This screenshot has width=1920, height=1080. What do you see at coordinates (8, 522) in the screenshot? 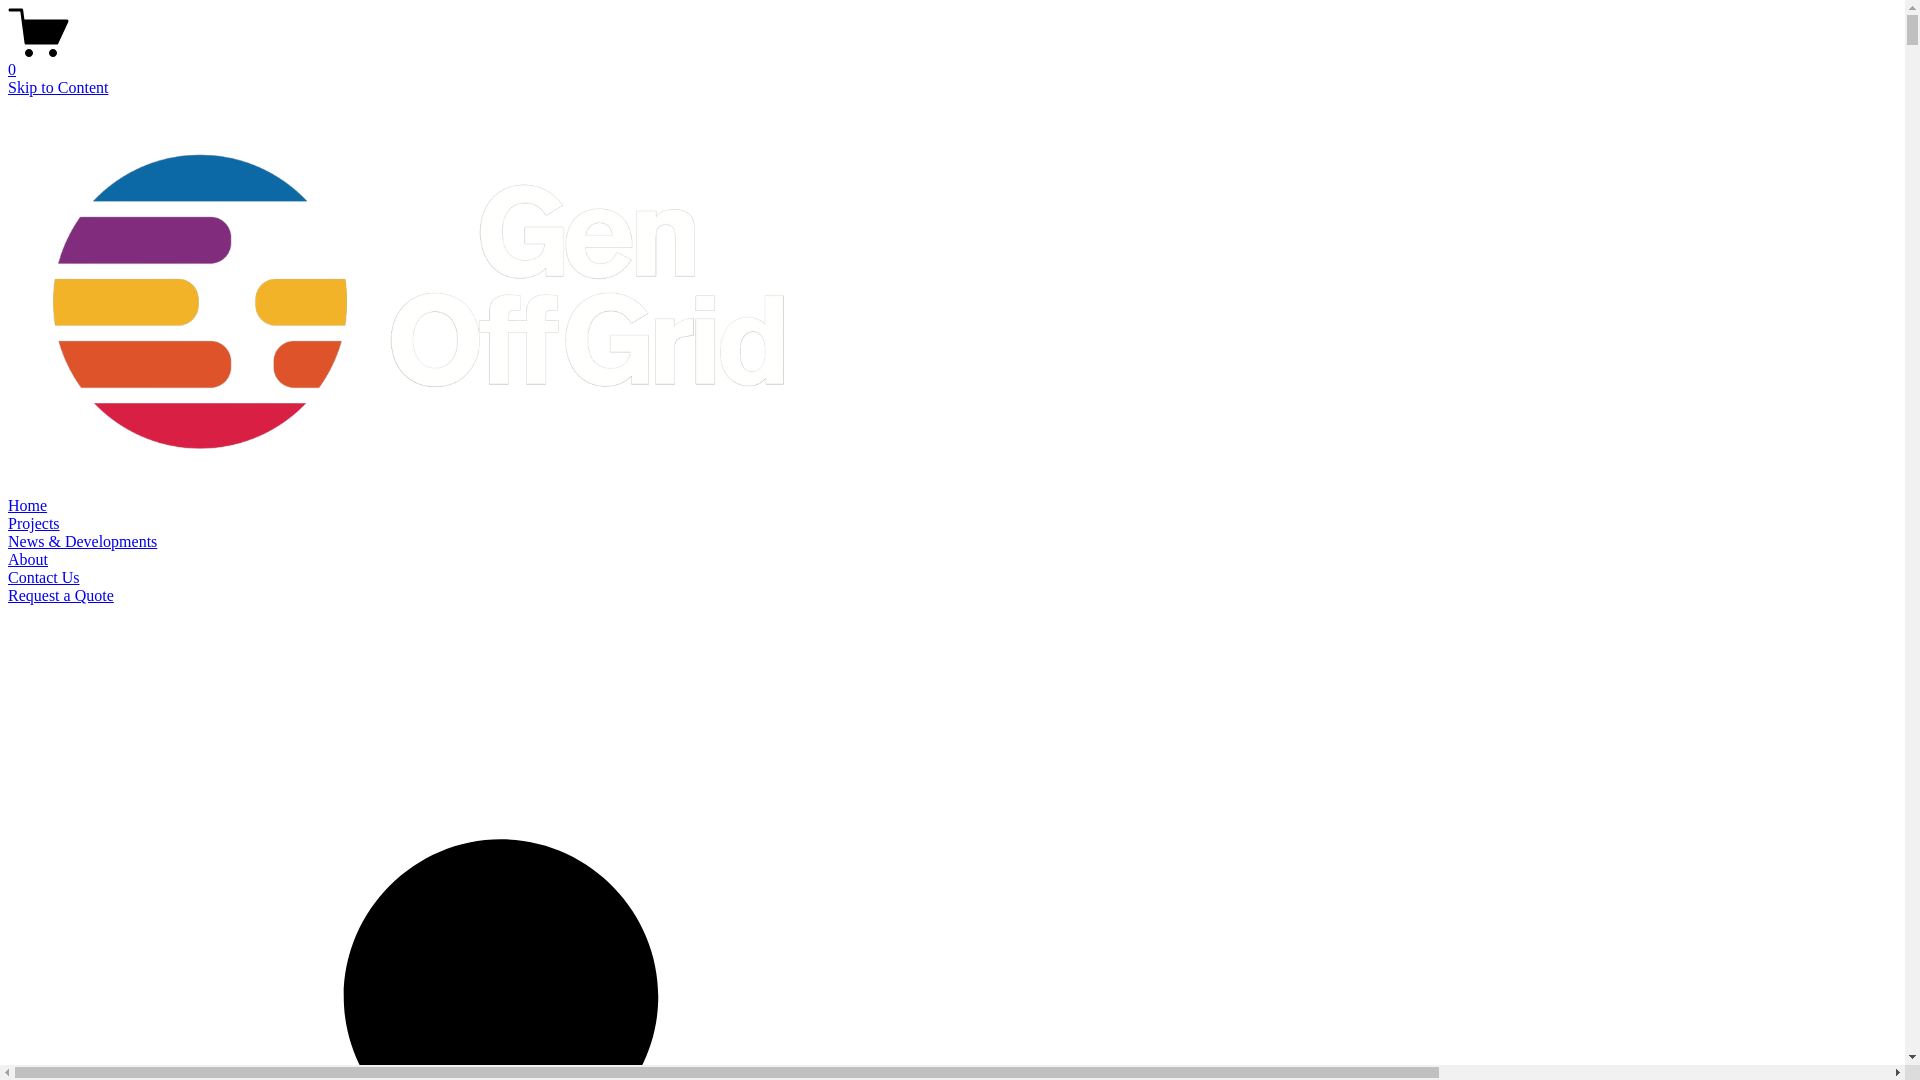
I see `'Projects'` at bounding box center [8, 522].